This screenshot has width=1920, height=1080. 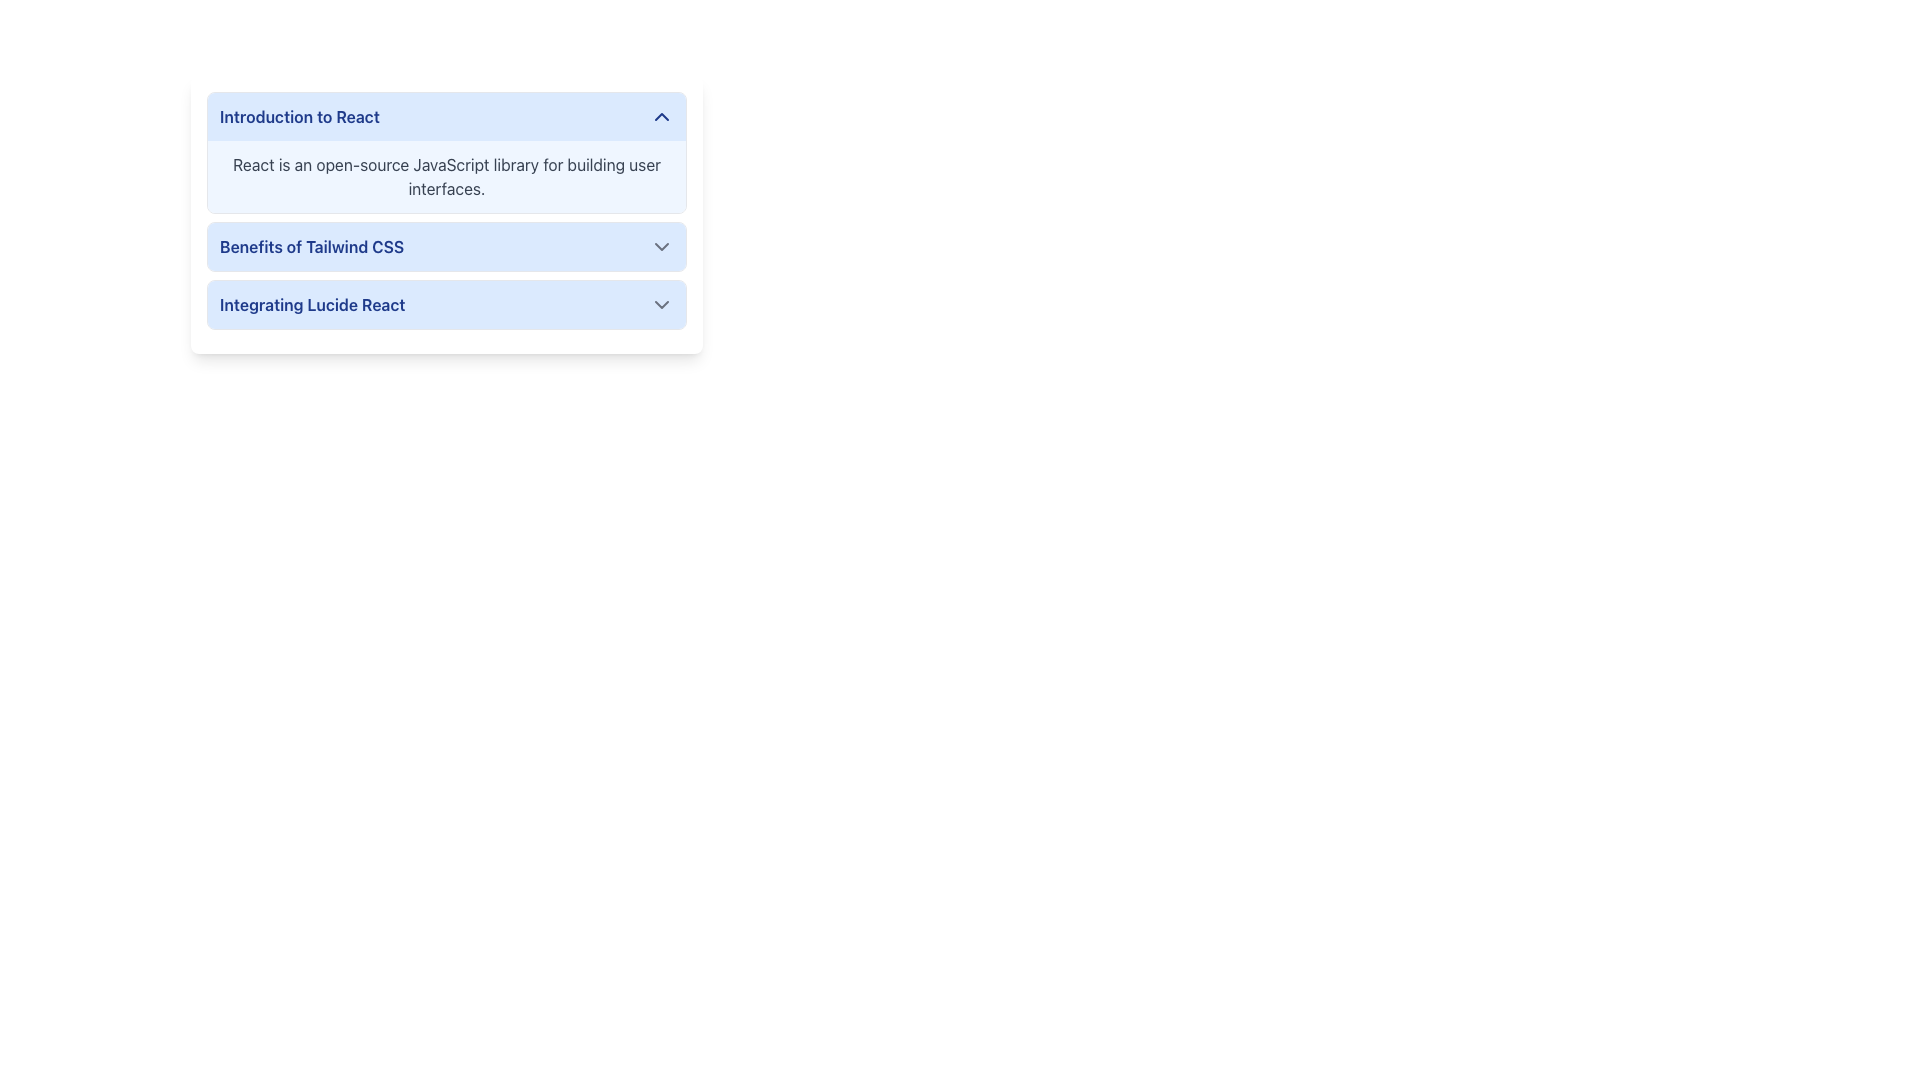 I want to click on text label 'Integrating Lucide React' which is displayed in bold dark blue font centered within a light blue bar in the third section of the vertically stacked list, so click(x=311, y=304).